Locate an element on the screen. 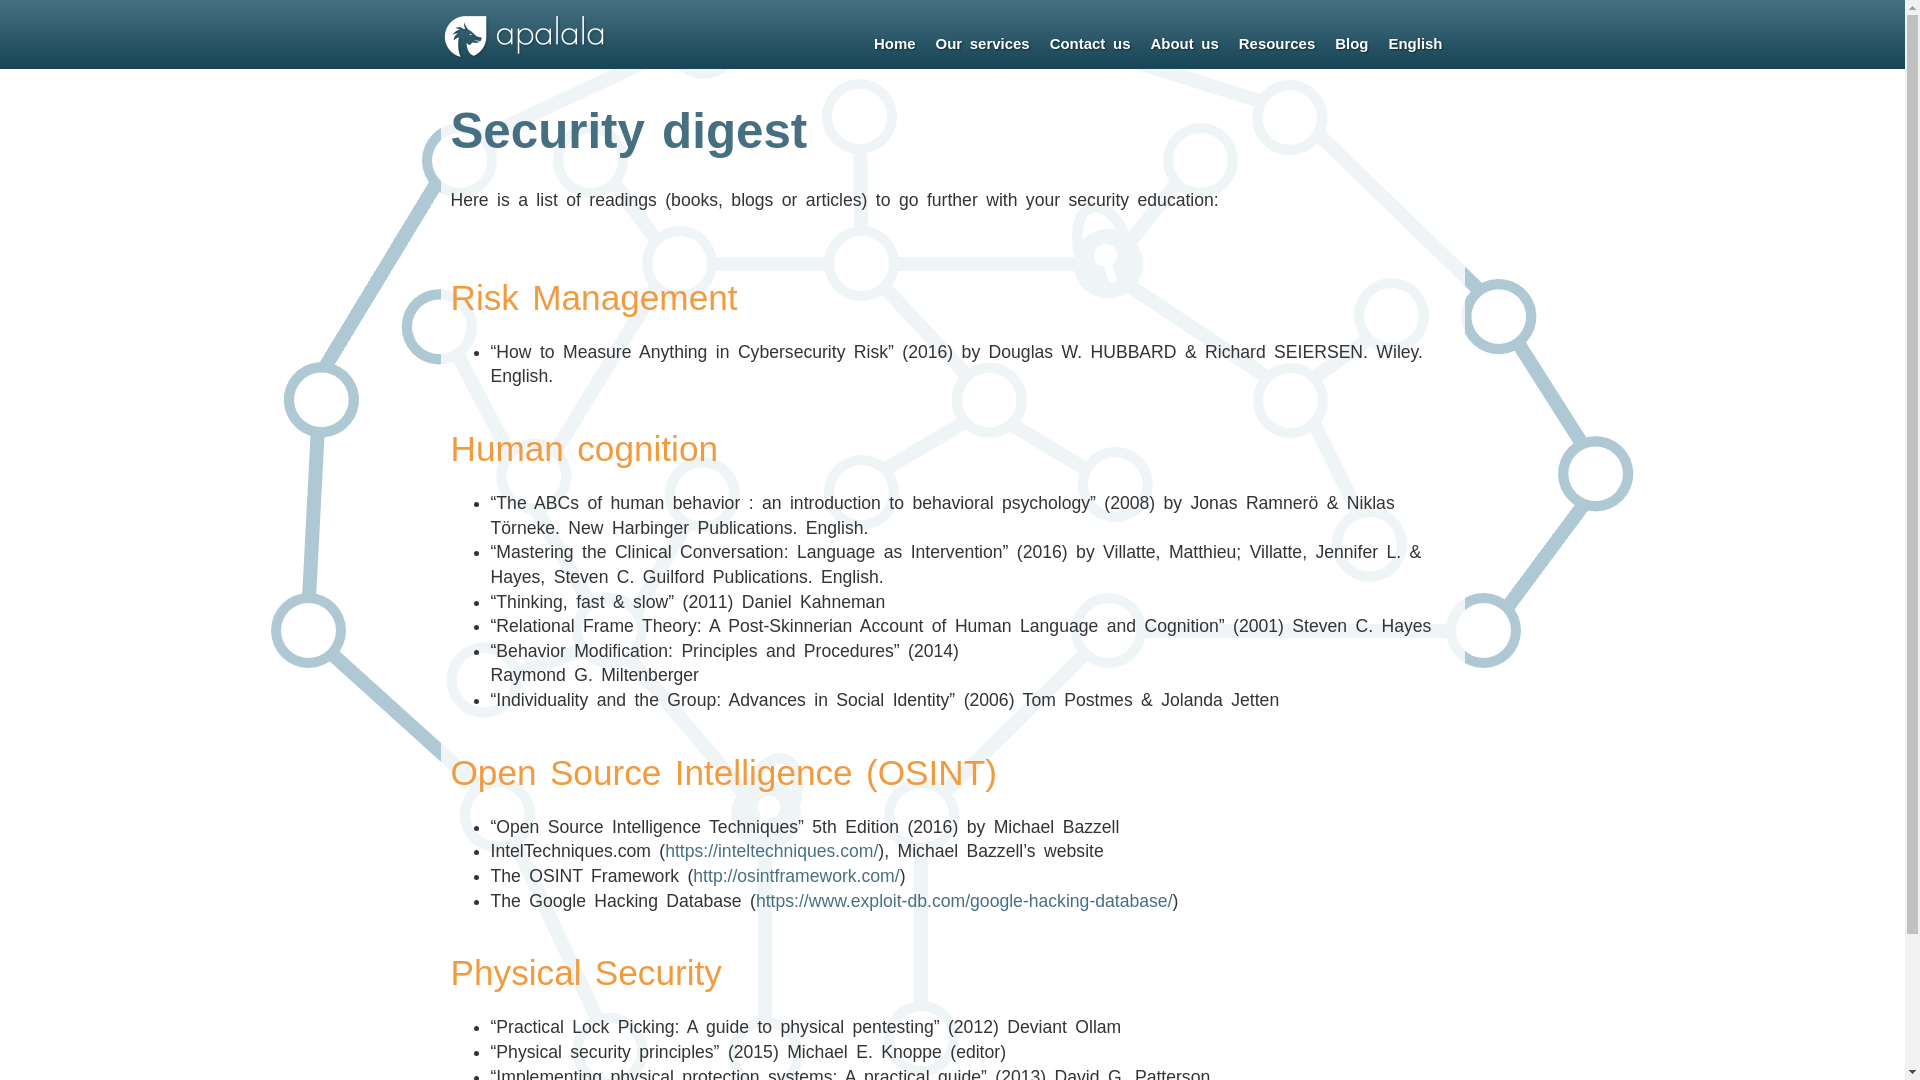  'Home' is located at coordinates (893, 44).